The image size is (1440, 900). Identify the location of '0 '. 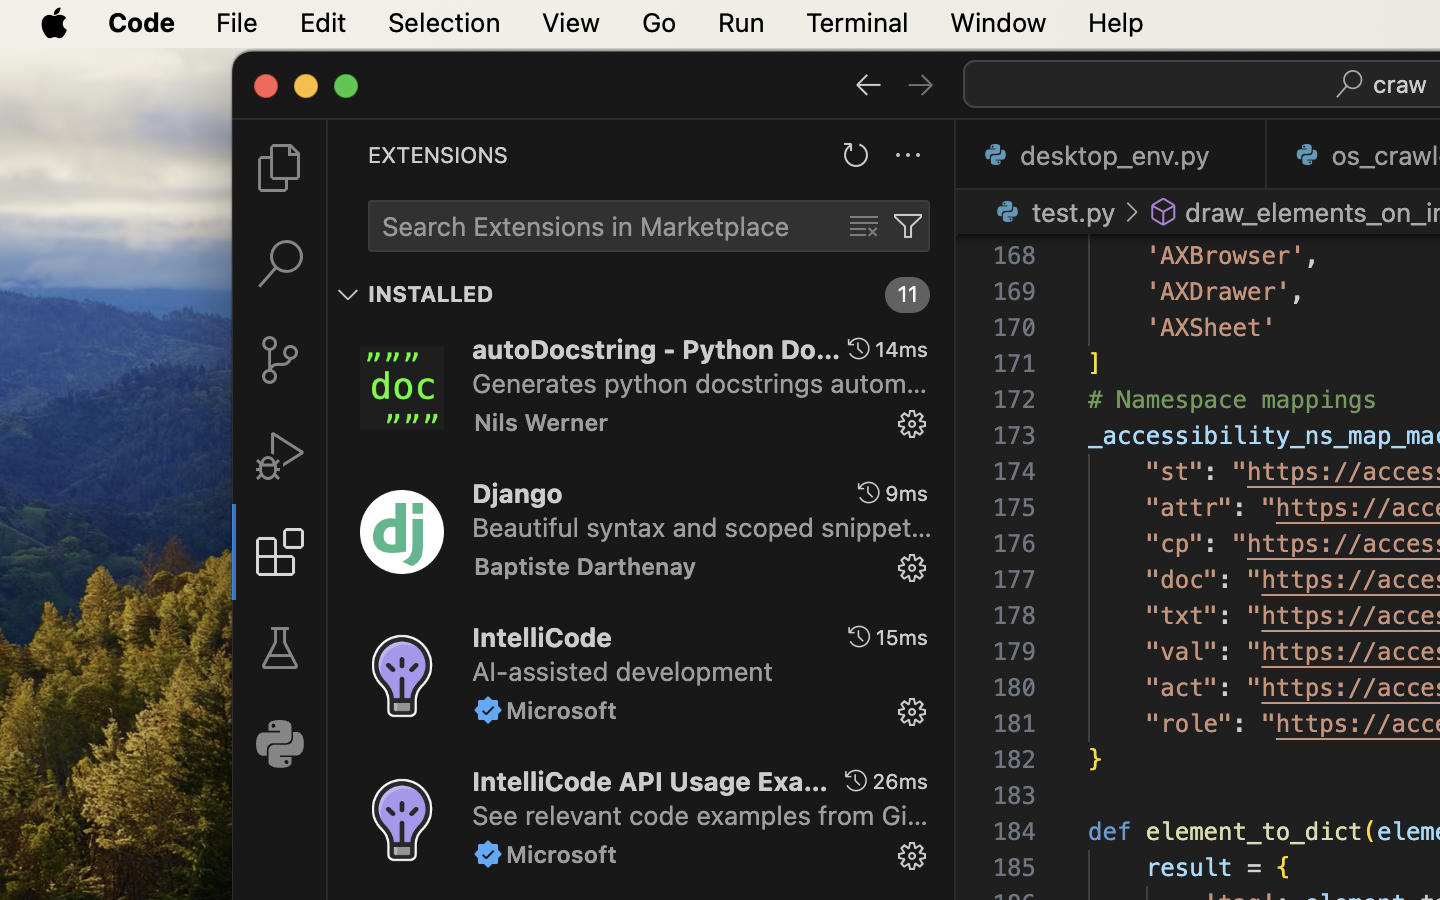
(278, 262).